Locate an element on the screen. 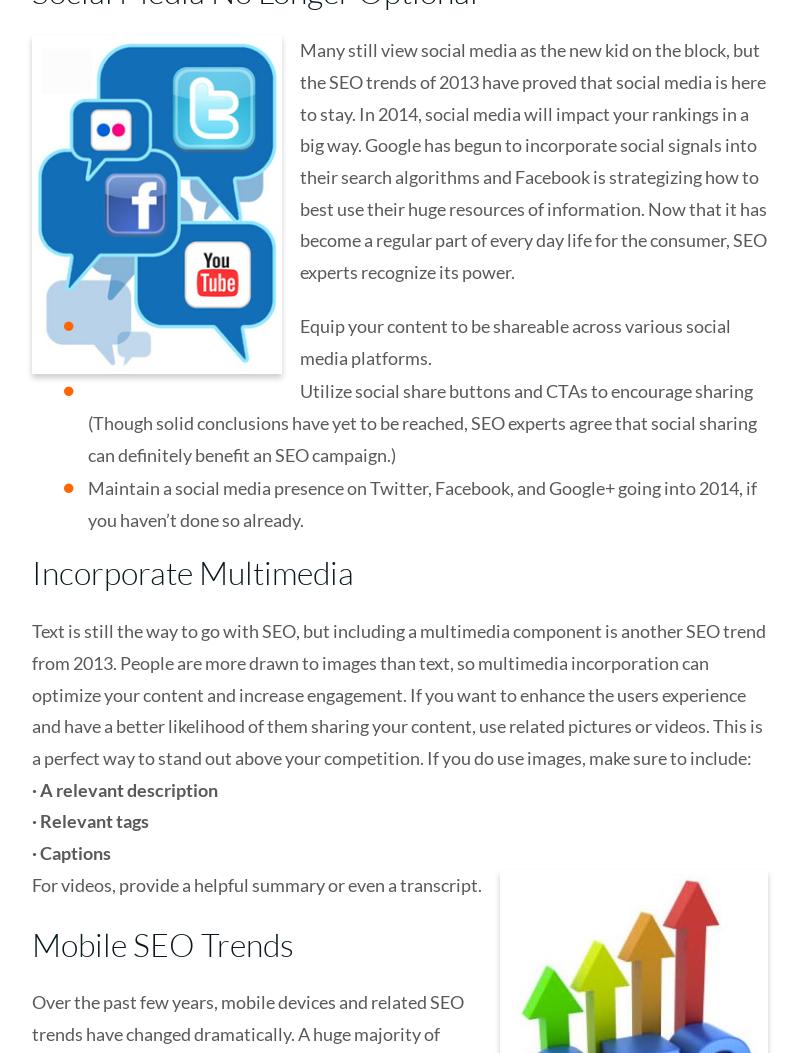  '· Captions' is located at coordinates (71, 852).